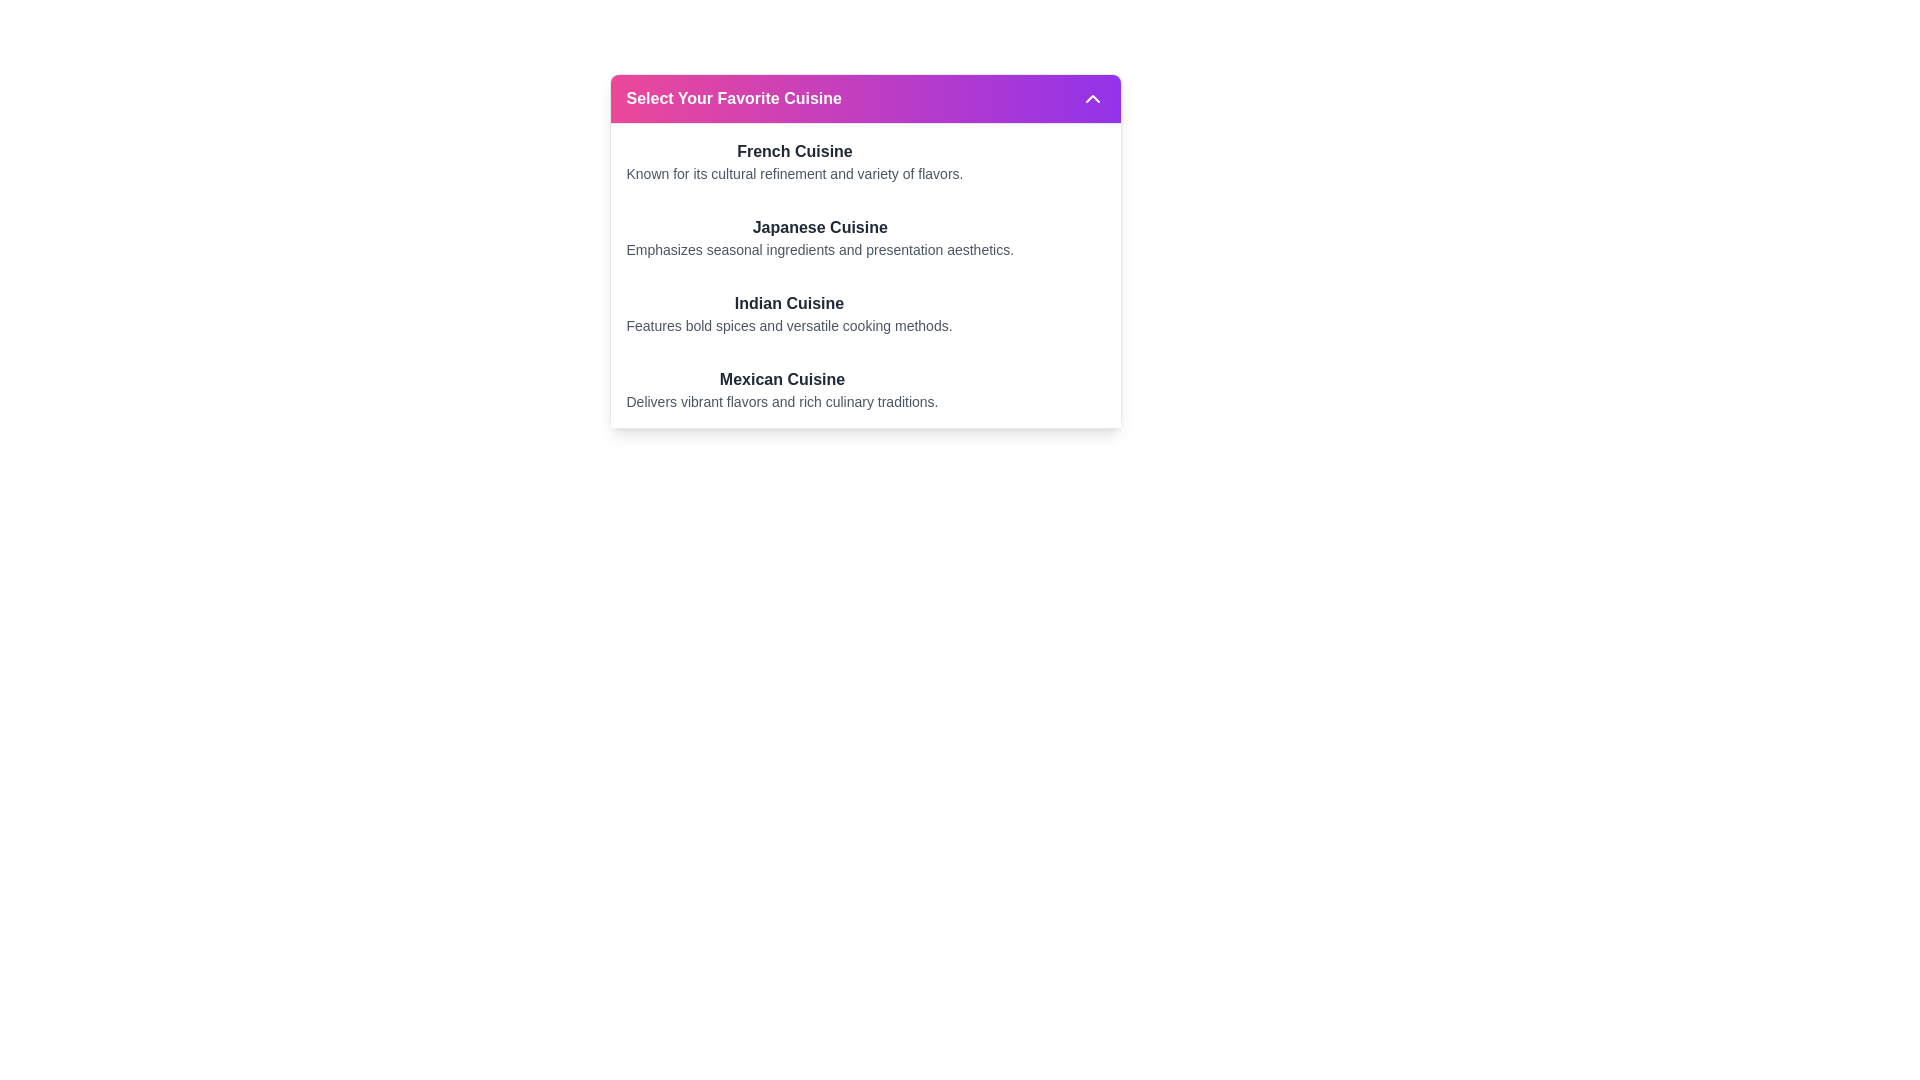 This screenshot has width=1920, height=1080. What do you see at coordinates (793, 150) in the screenshot?
I see `text label displaying 'French Cuisine' which is bold and dark gray, located at the top of the list in the 'Select Your Favorite Cuisine' panel` at bounding box center [793, 150].